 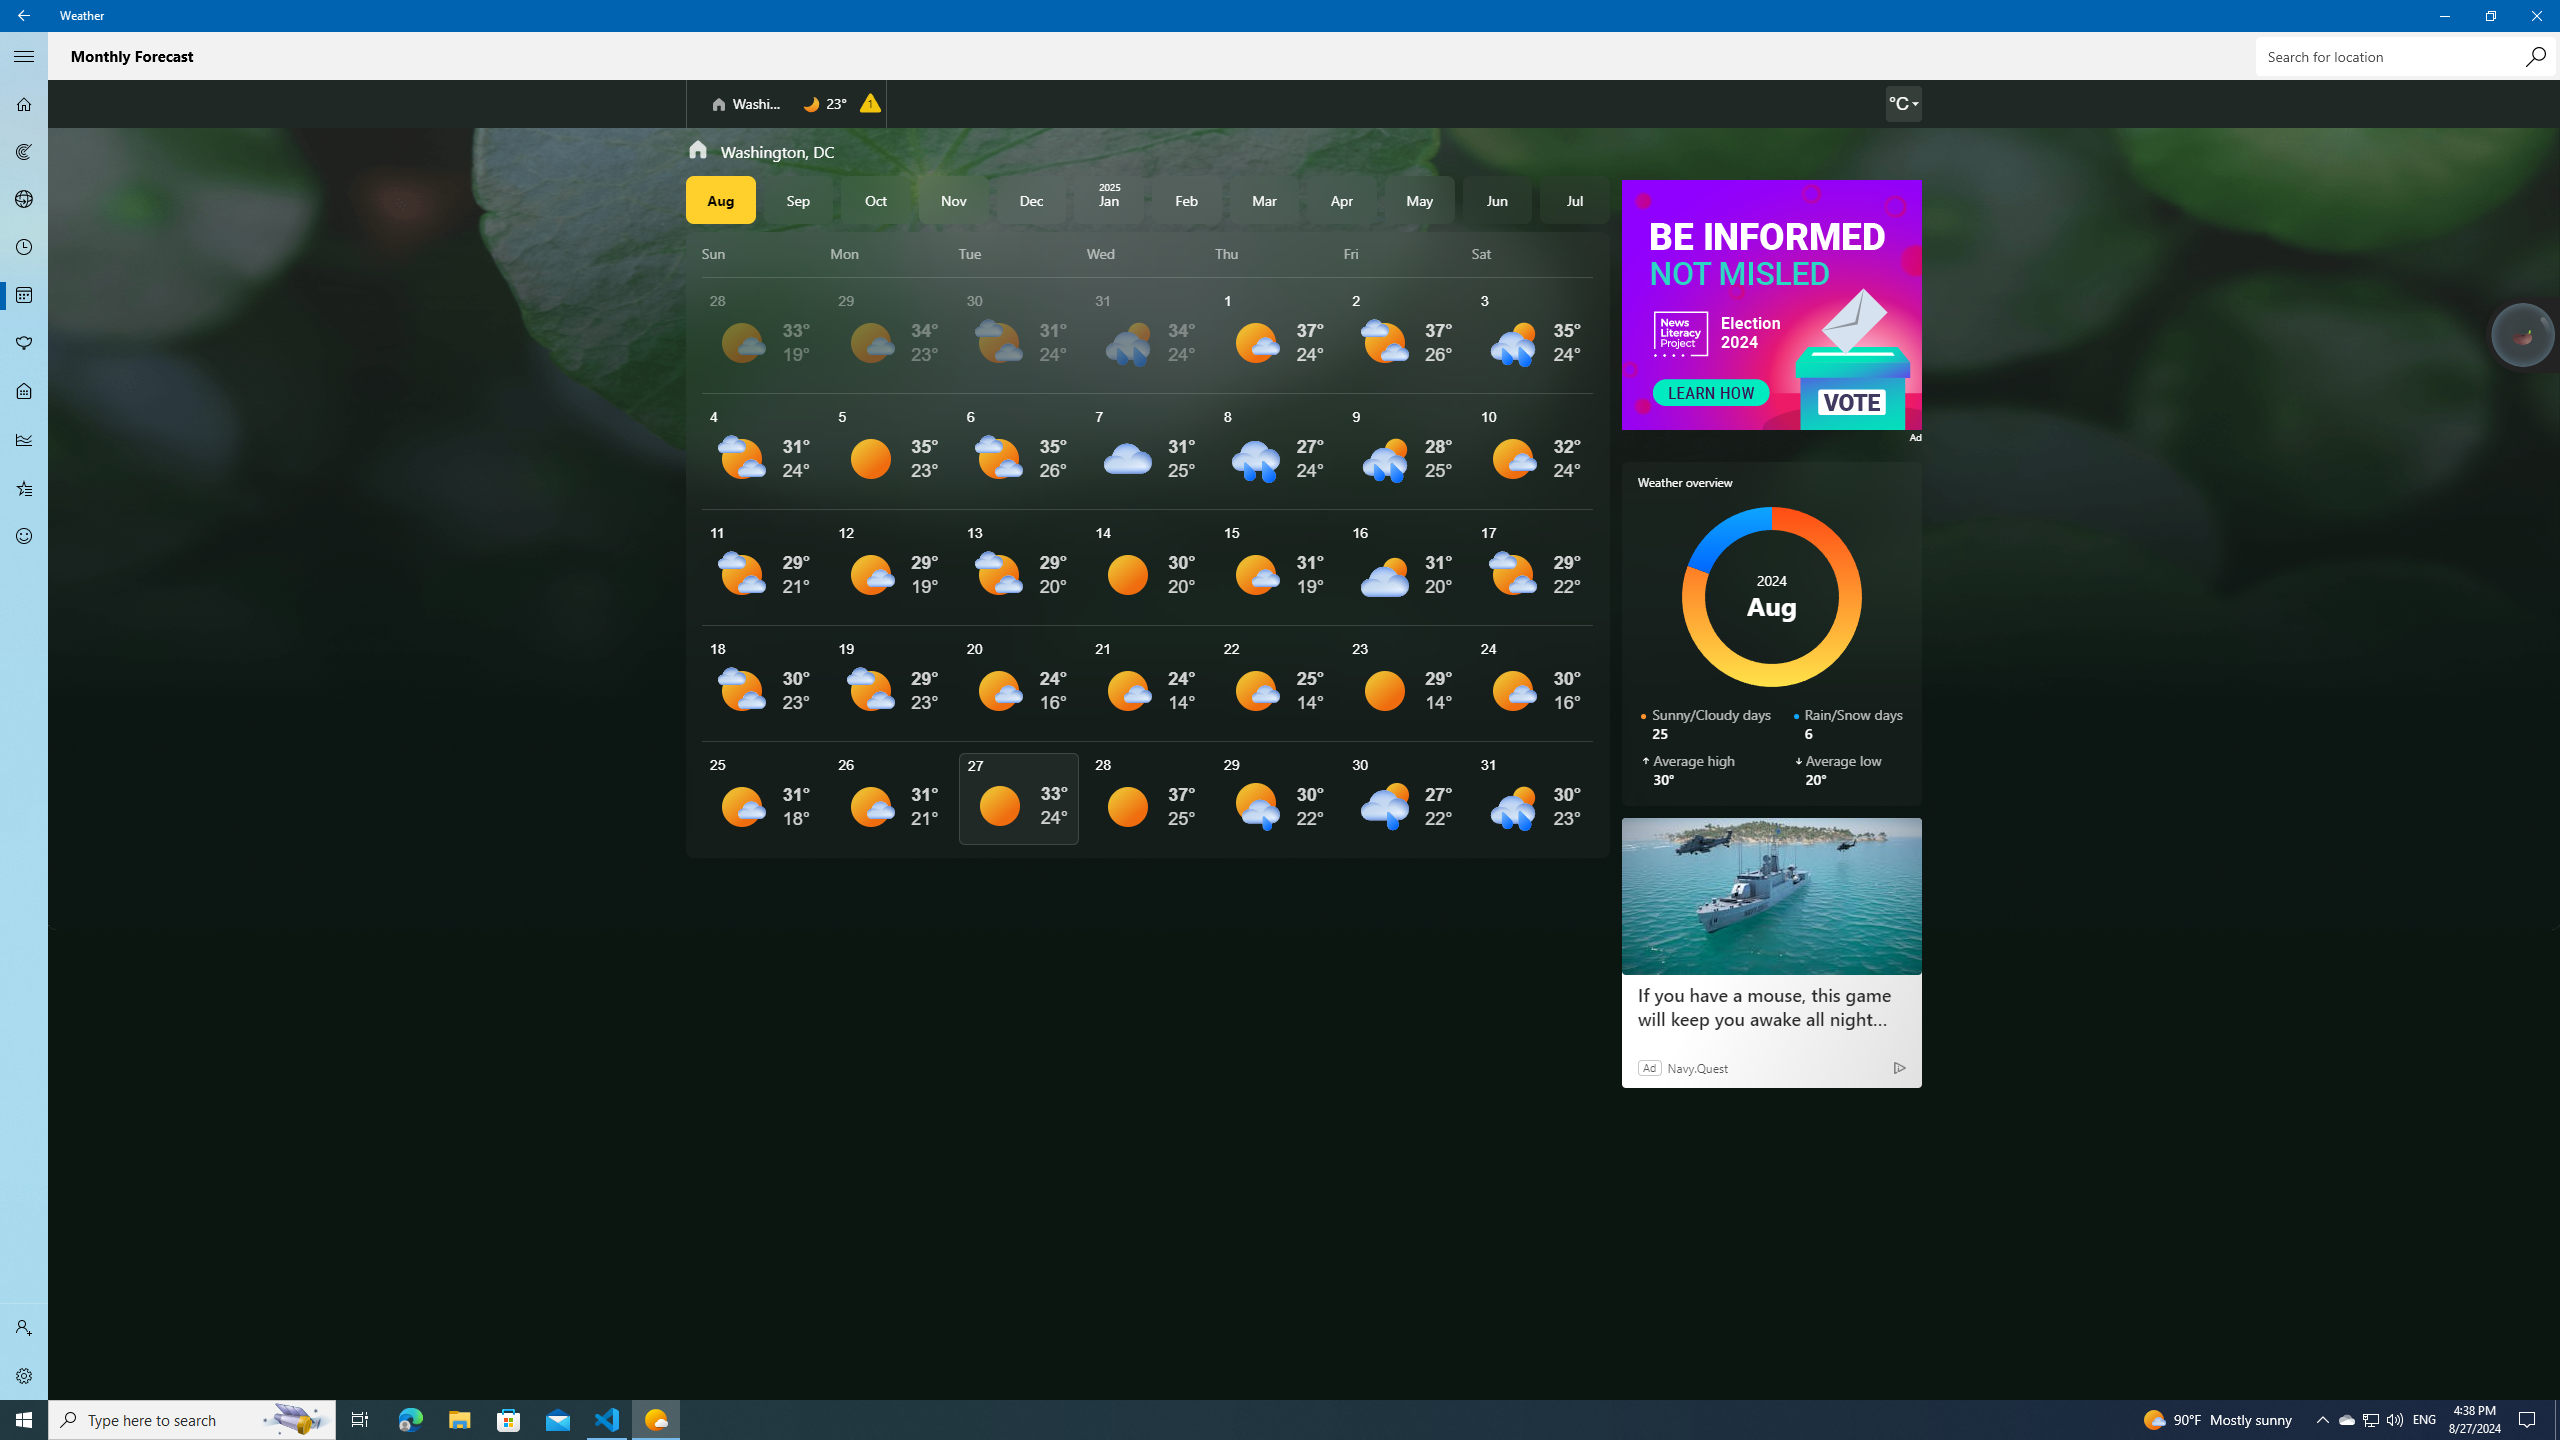 What do you see at coordinates (294, 1418) in the screenshot?
I see `'Search highlights icon opens search home window'` at bounding box center [294, 1418].